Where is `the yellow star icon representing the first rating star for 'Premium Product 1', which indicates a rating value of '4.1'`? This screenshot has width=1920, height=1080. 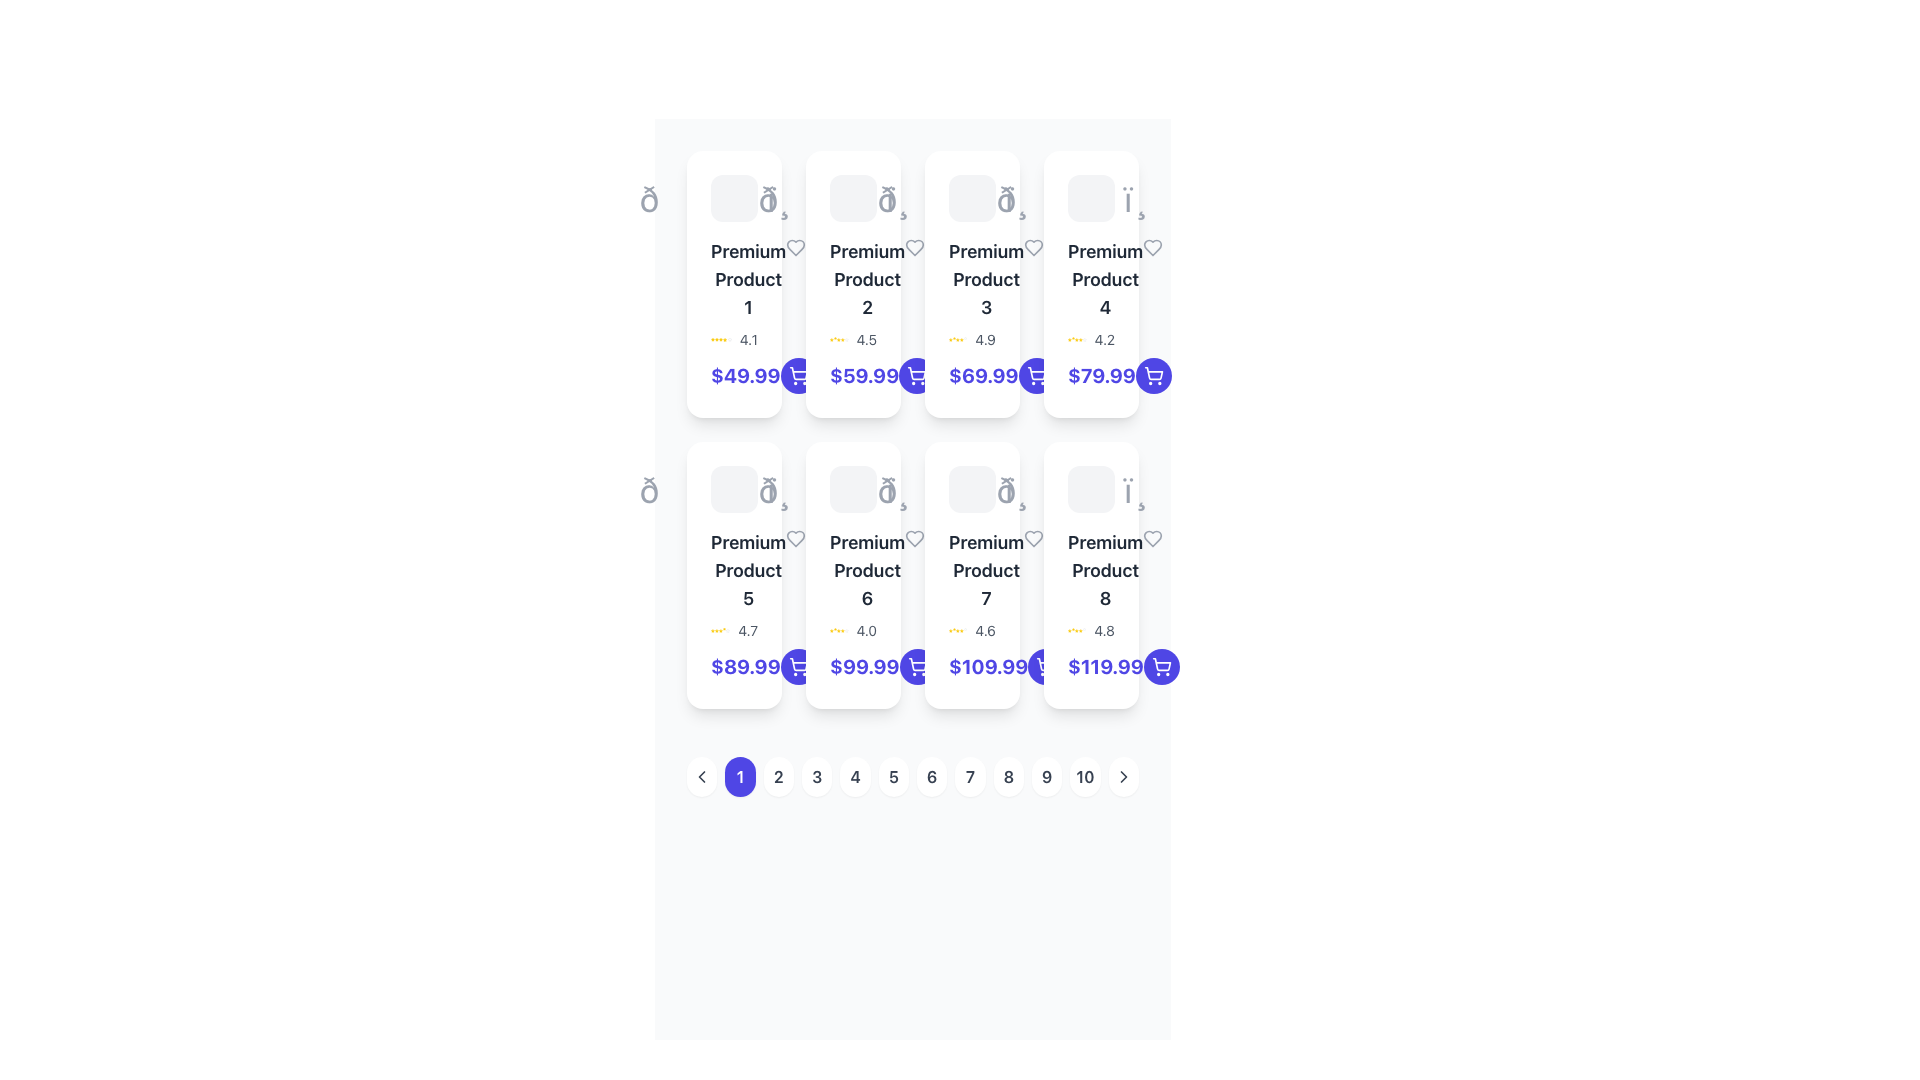 the yellow star icon representing the first rating star for 'Premium Product 1', which indicates a rating value of '4.1' is located at coordinates (713, 338).